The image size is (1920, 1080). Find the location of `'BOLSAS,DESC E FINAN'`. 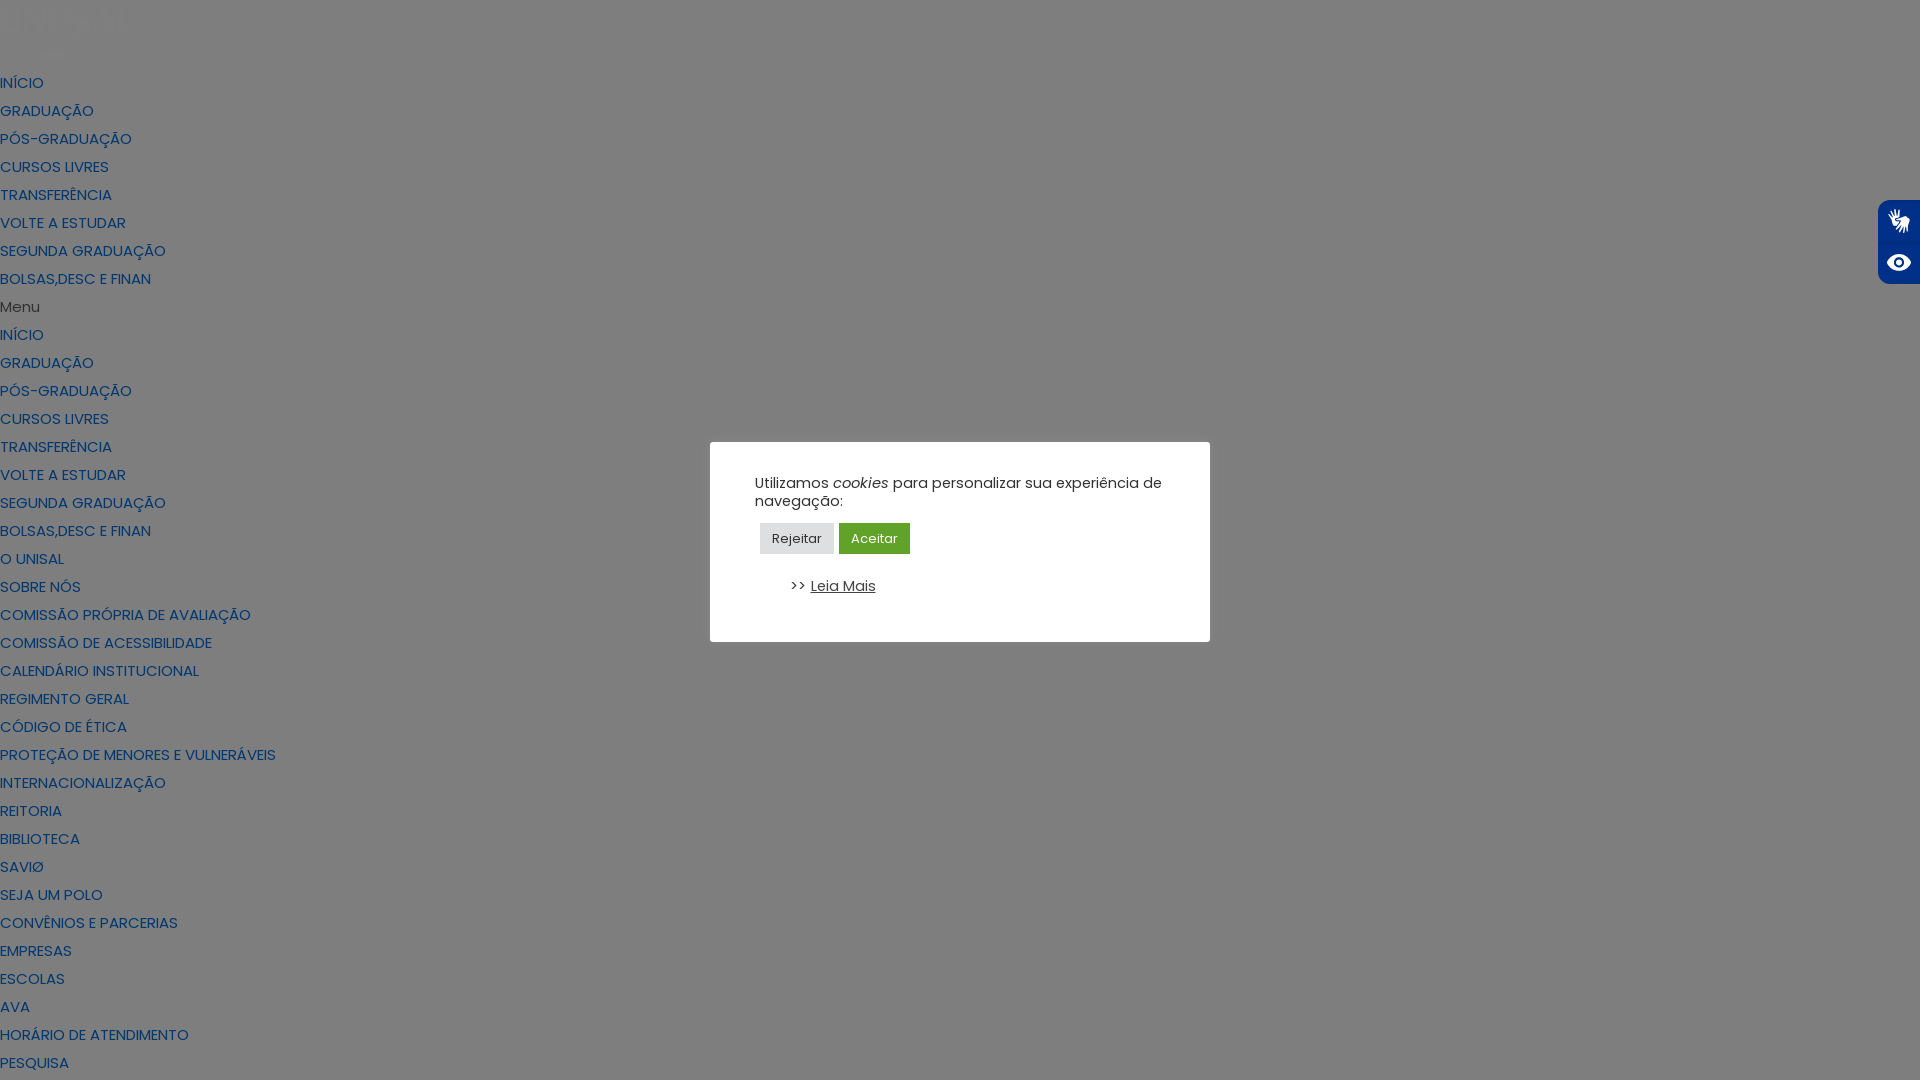

'BOLSAS,DESC E FINAN' is located at coordinates (75, 529).